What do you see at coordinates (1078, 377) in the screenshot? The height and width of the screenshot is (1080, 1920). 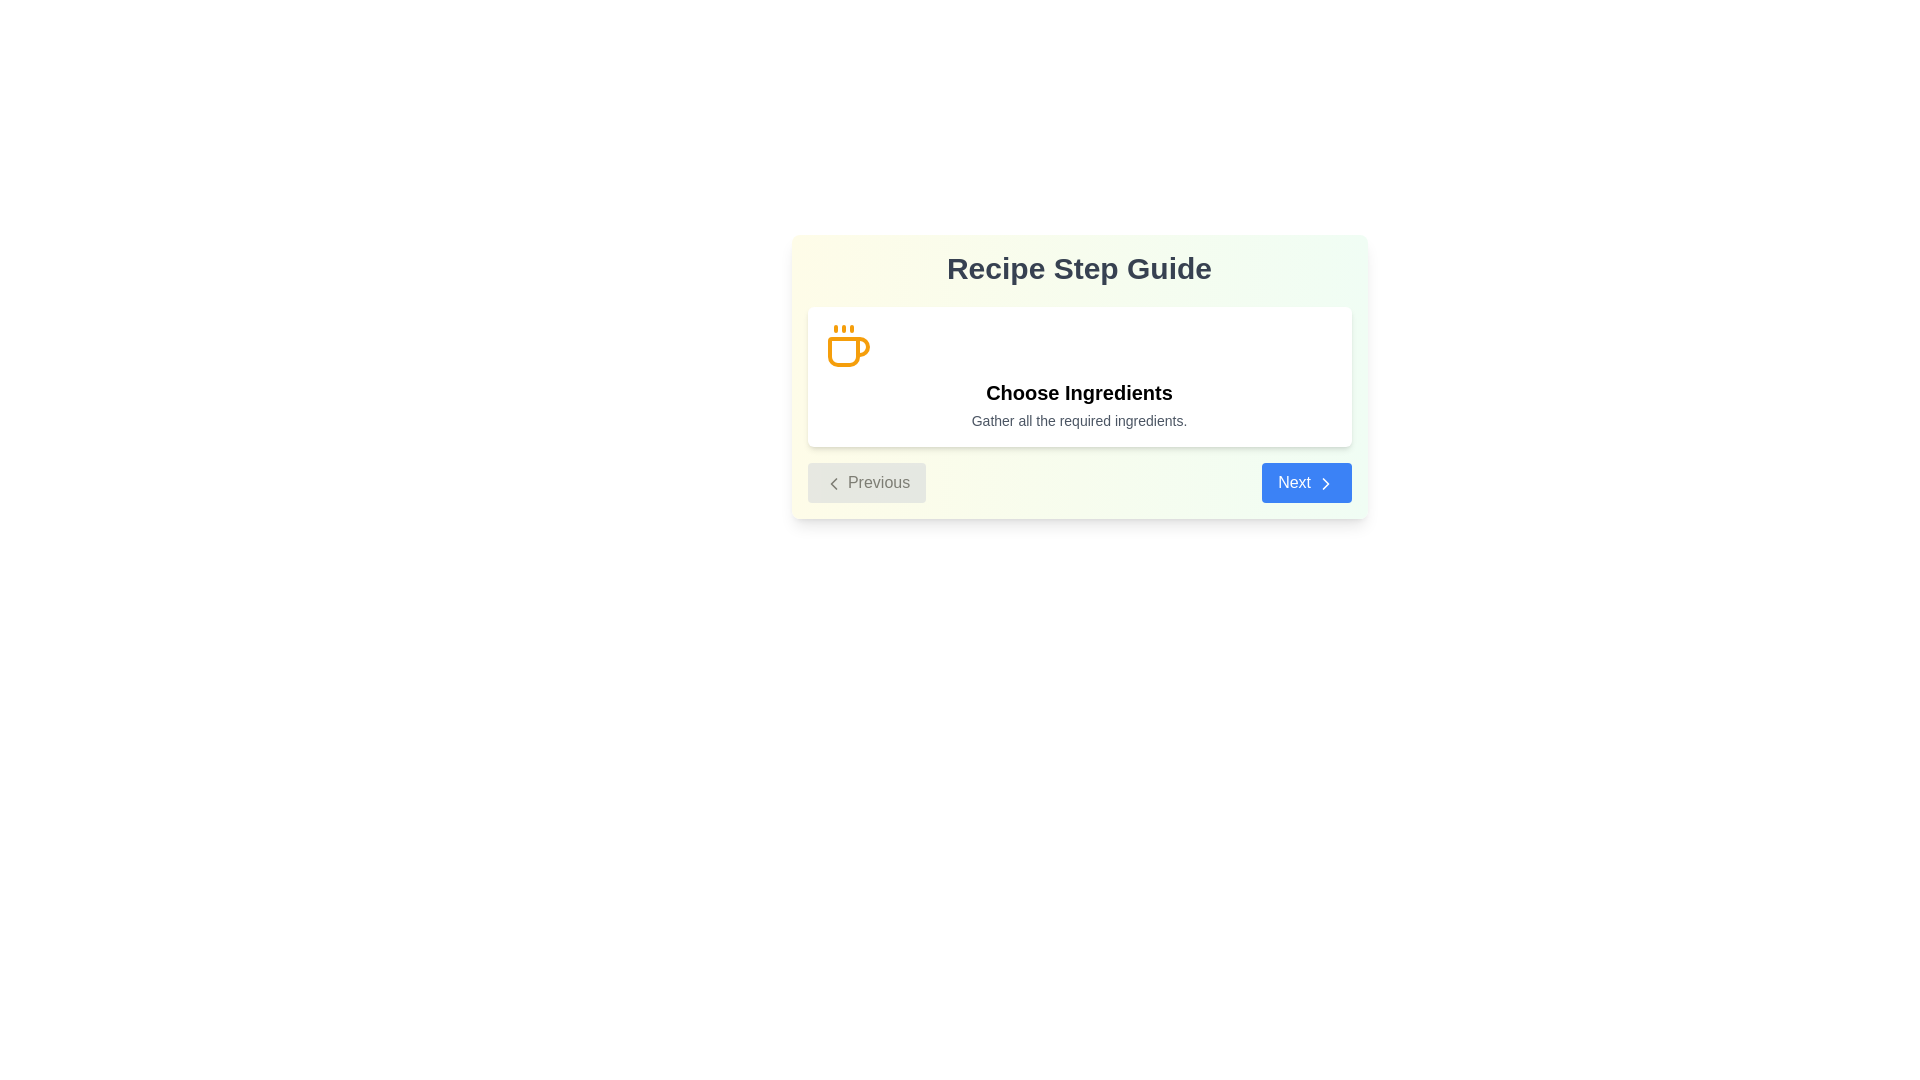 I see `the 'Previous' and 'Next' buttons located beneath the 'Recipe Step Guide' instructional panel` at bounding box center [1078, 377].